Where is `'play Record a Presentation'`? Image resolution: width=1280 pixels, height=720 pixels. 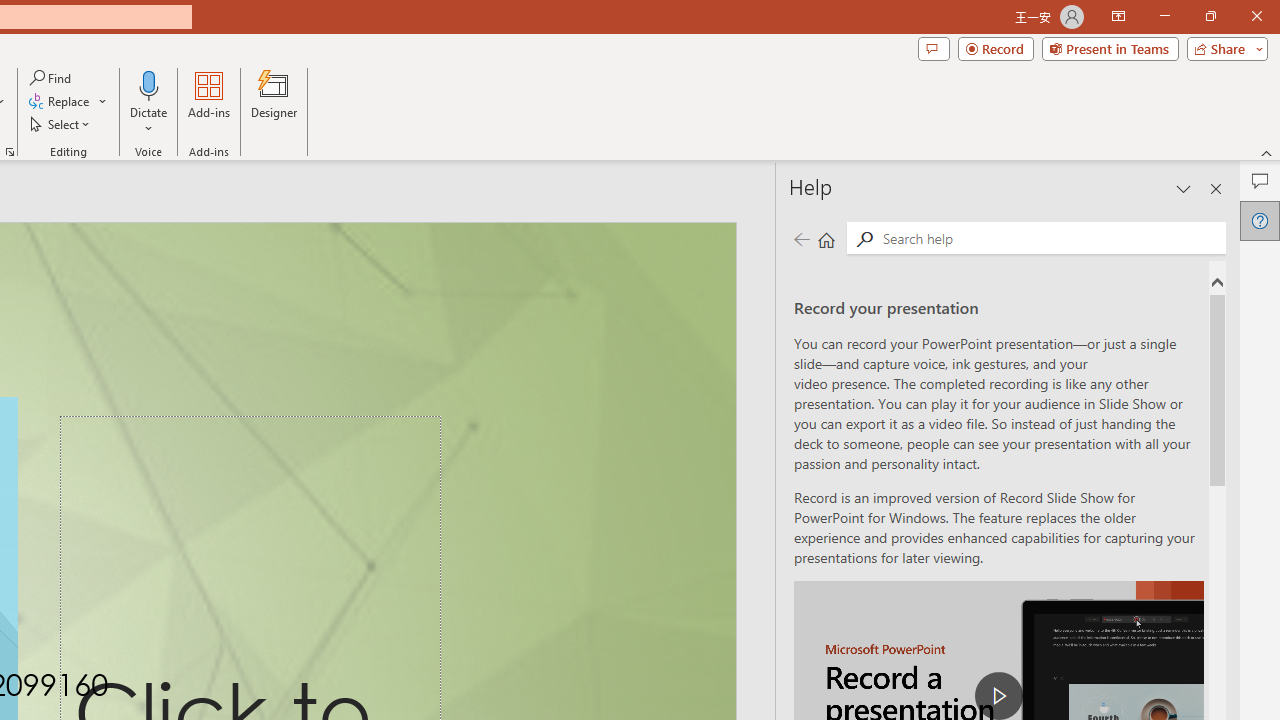 'play Record a Presentation' is located at coordinates (999, 694).